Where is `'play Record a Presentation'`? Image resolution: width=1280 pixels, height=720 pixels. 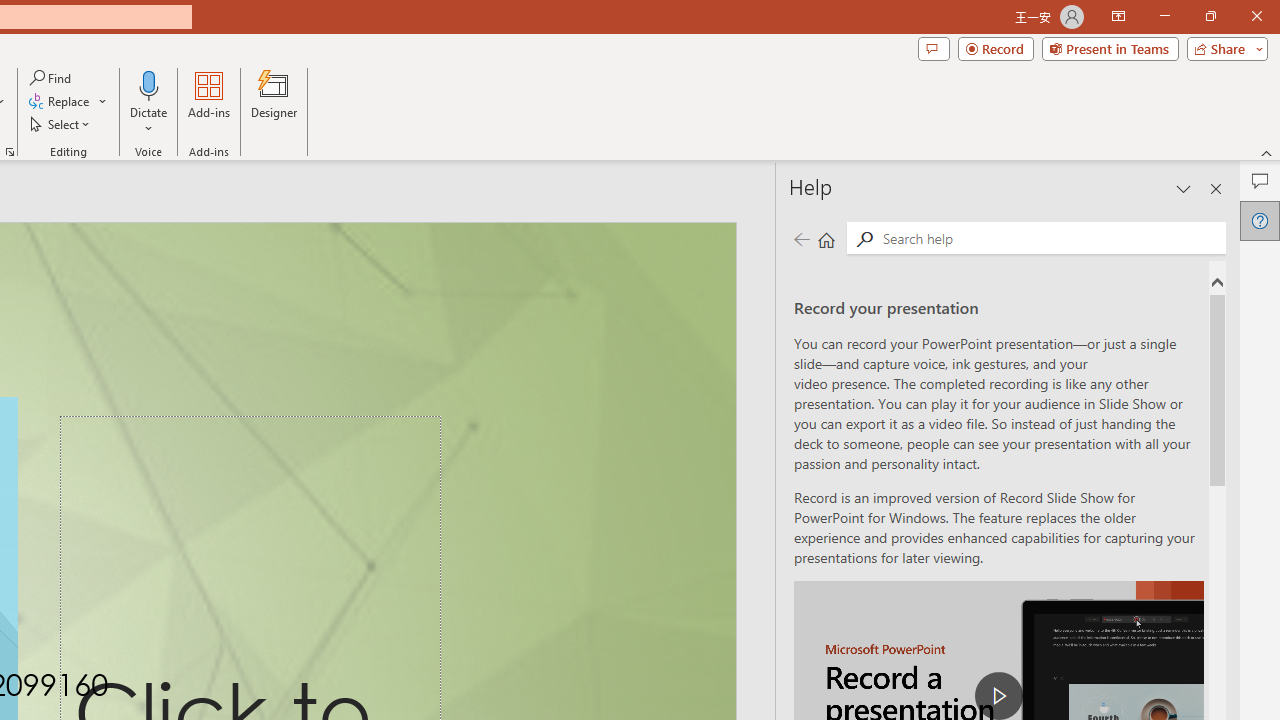 'play Record a Presentation' is located at coordinates (999, 694).